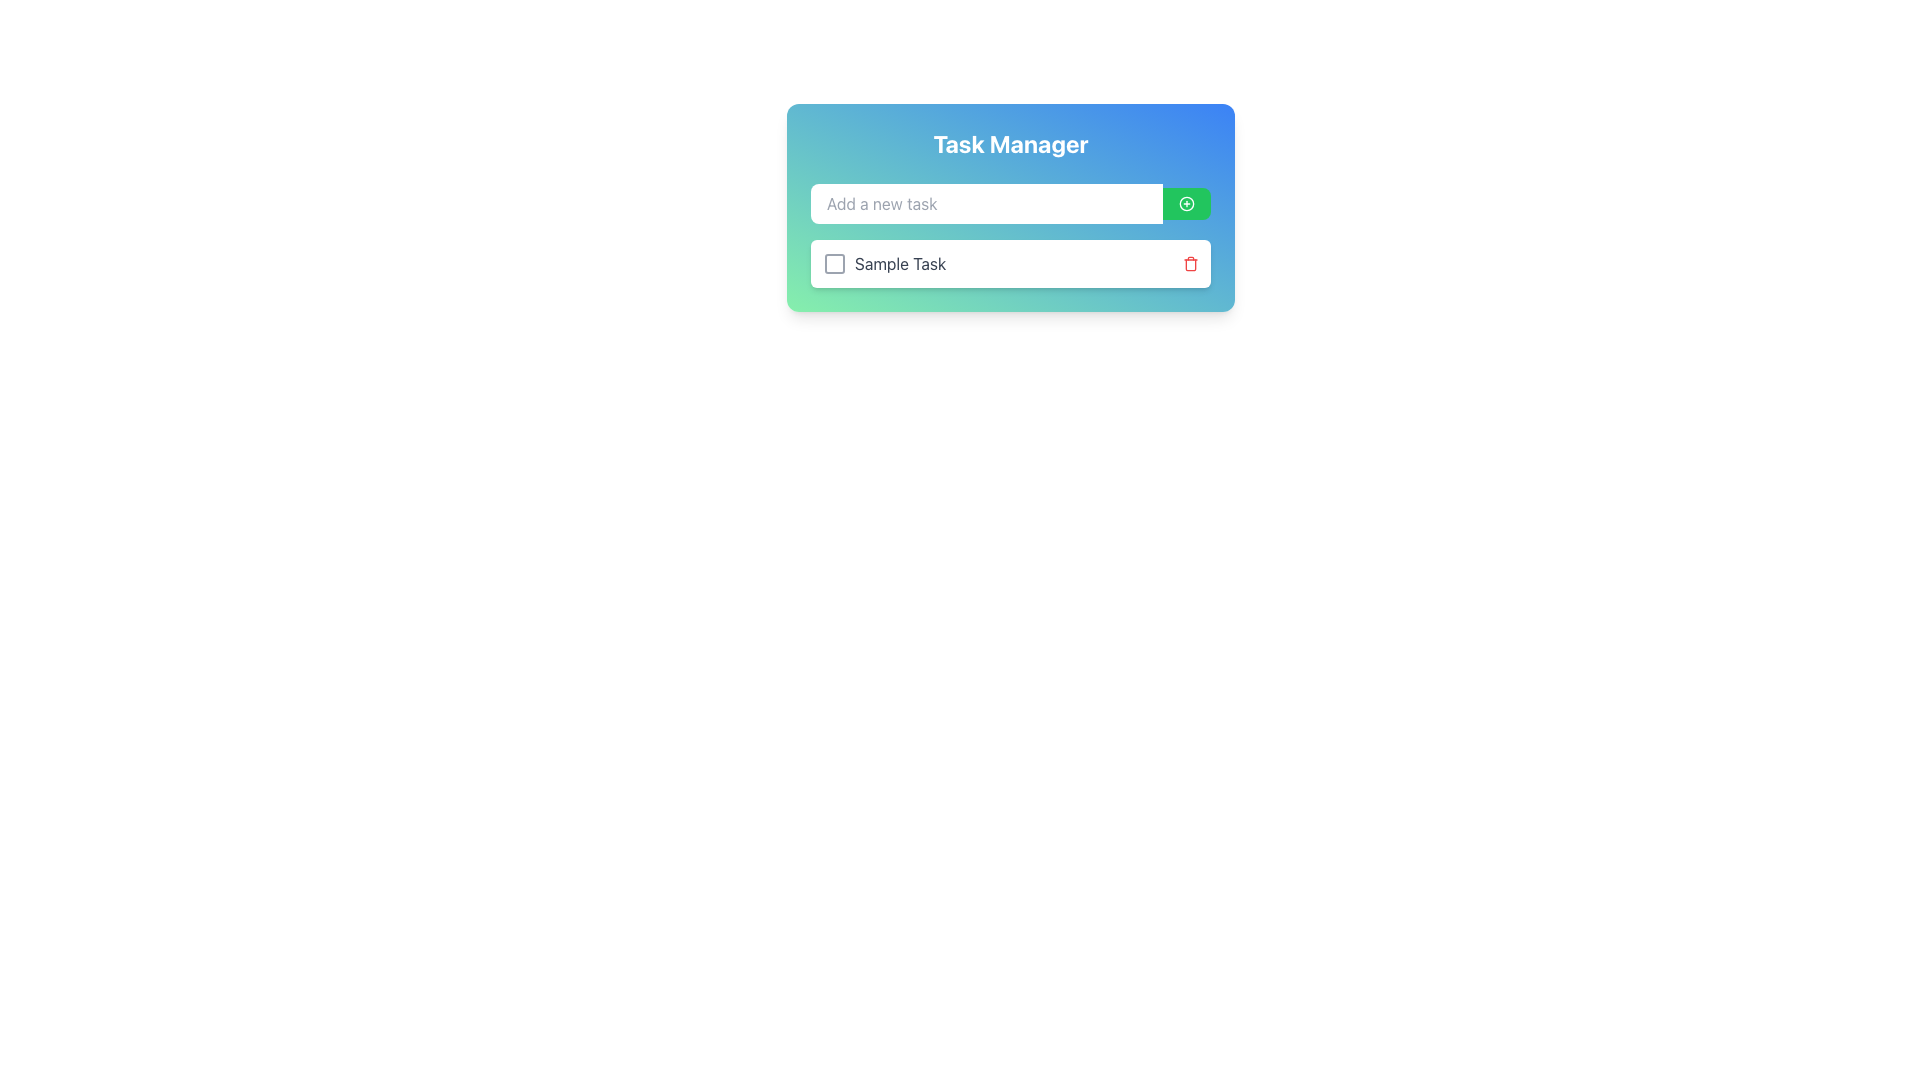 The image size is (1920, 1080). I want to click on the trash bin icon, which is styled in red and located at the far-right end of the task row displaying 'Sample Task', so click(1190, 262).